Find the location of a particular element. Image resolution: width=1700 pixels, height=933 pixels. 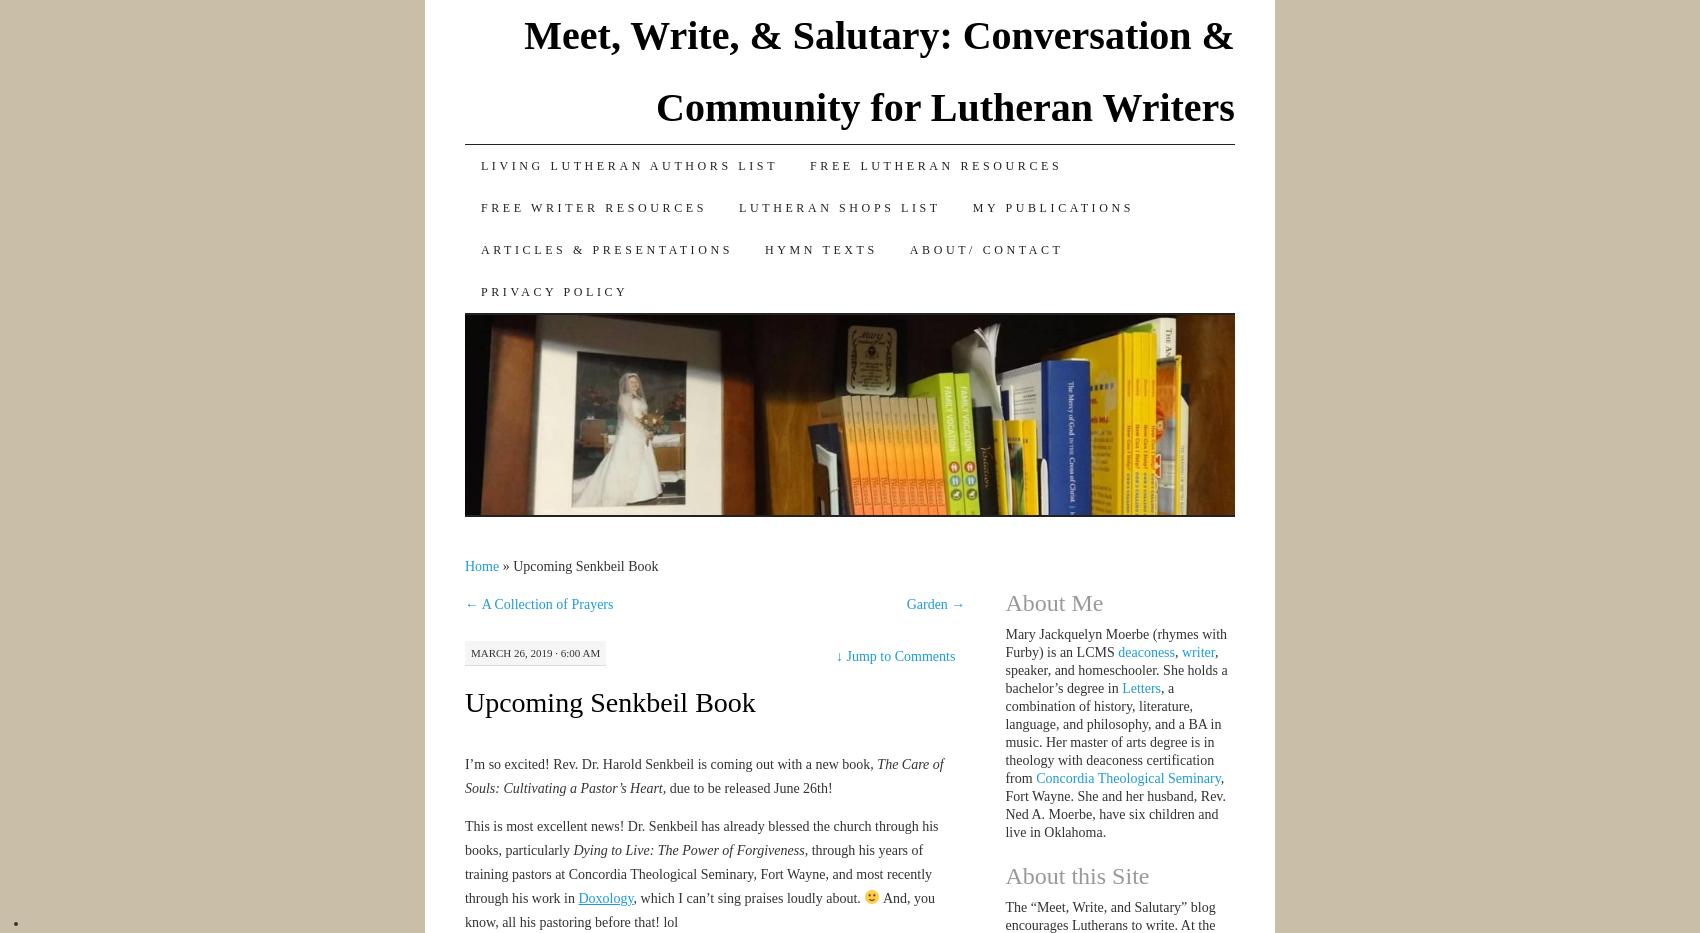

',' is located at coordinates (1177, 651).